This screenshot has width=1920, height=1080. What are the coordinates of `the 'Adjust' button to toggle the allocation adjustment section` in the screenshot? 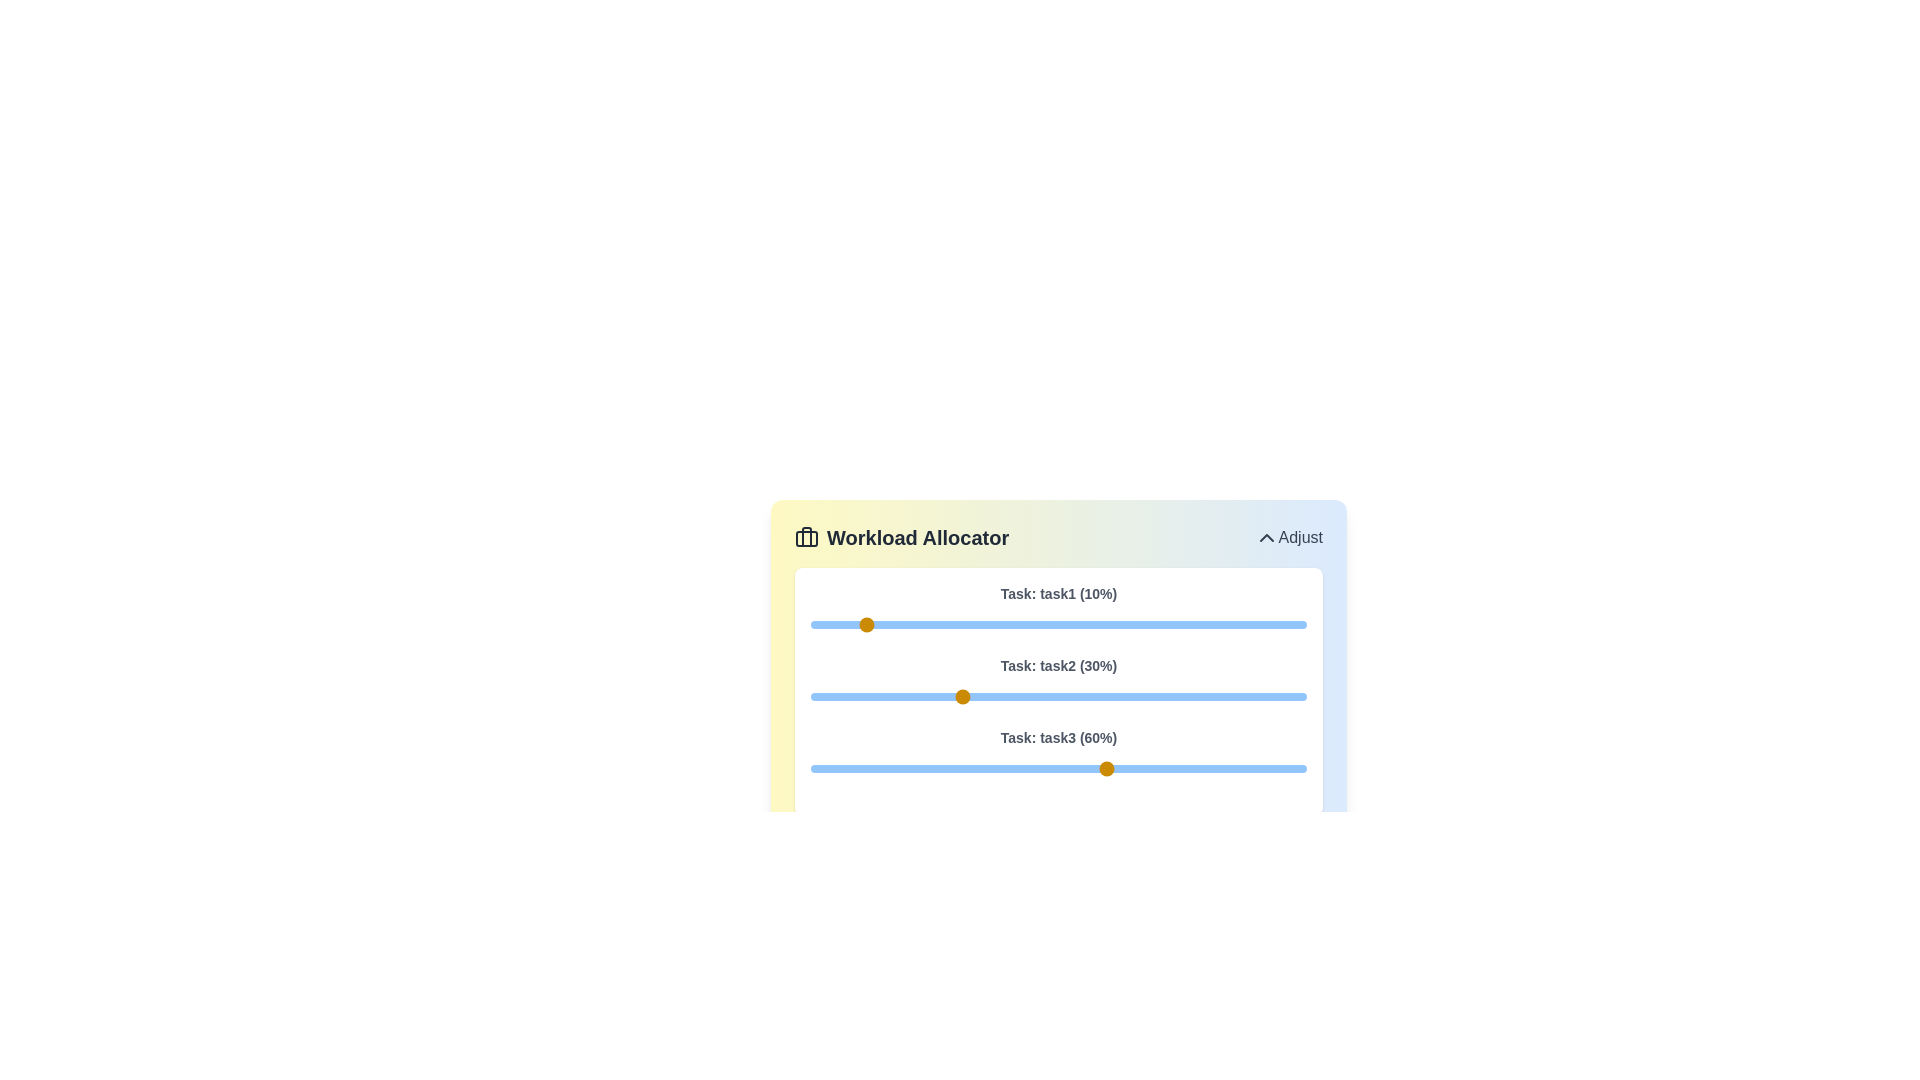 It's located at (1288, 536).